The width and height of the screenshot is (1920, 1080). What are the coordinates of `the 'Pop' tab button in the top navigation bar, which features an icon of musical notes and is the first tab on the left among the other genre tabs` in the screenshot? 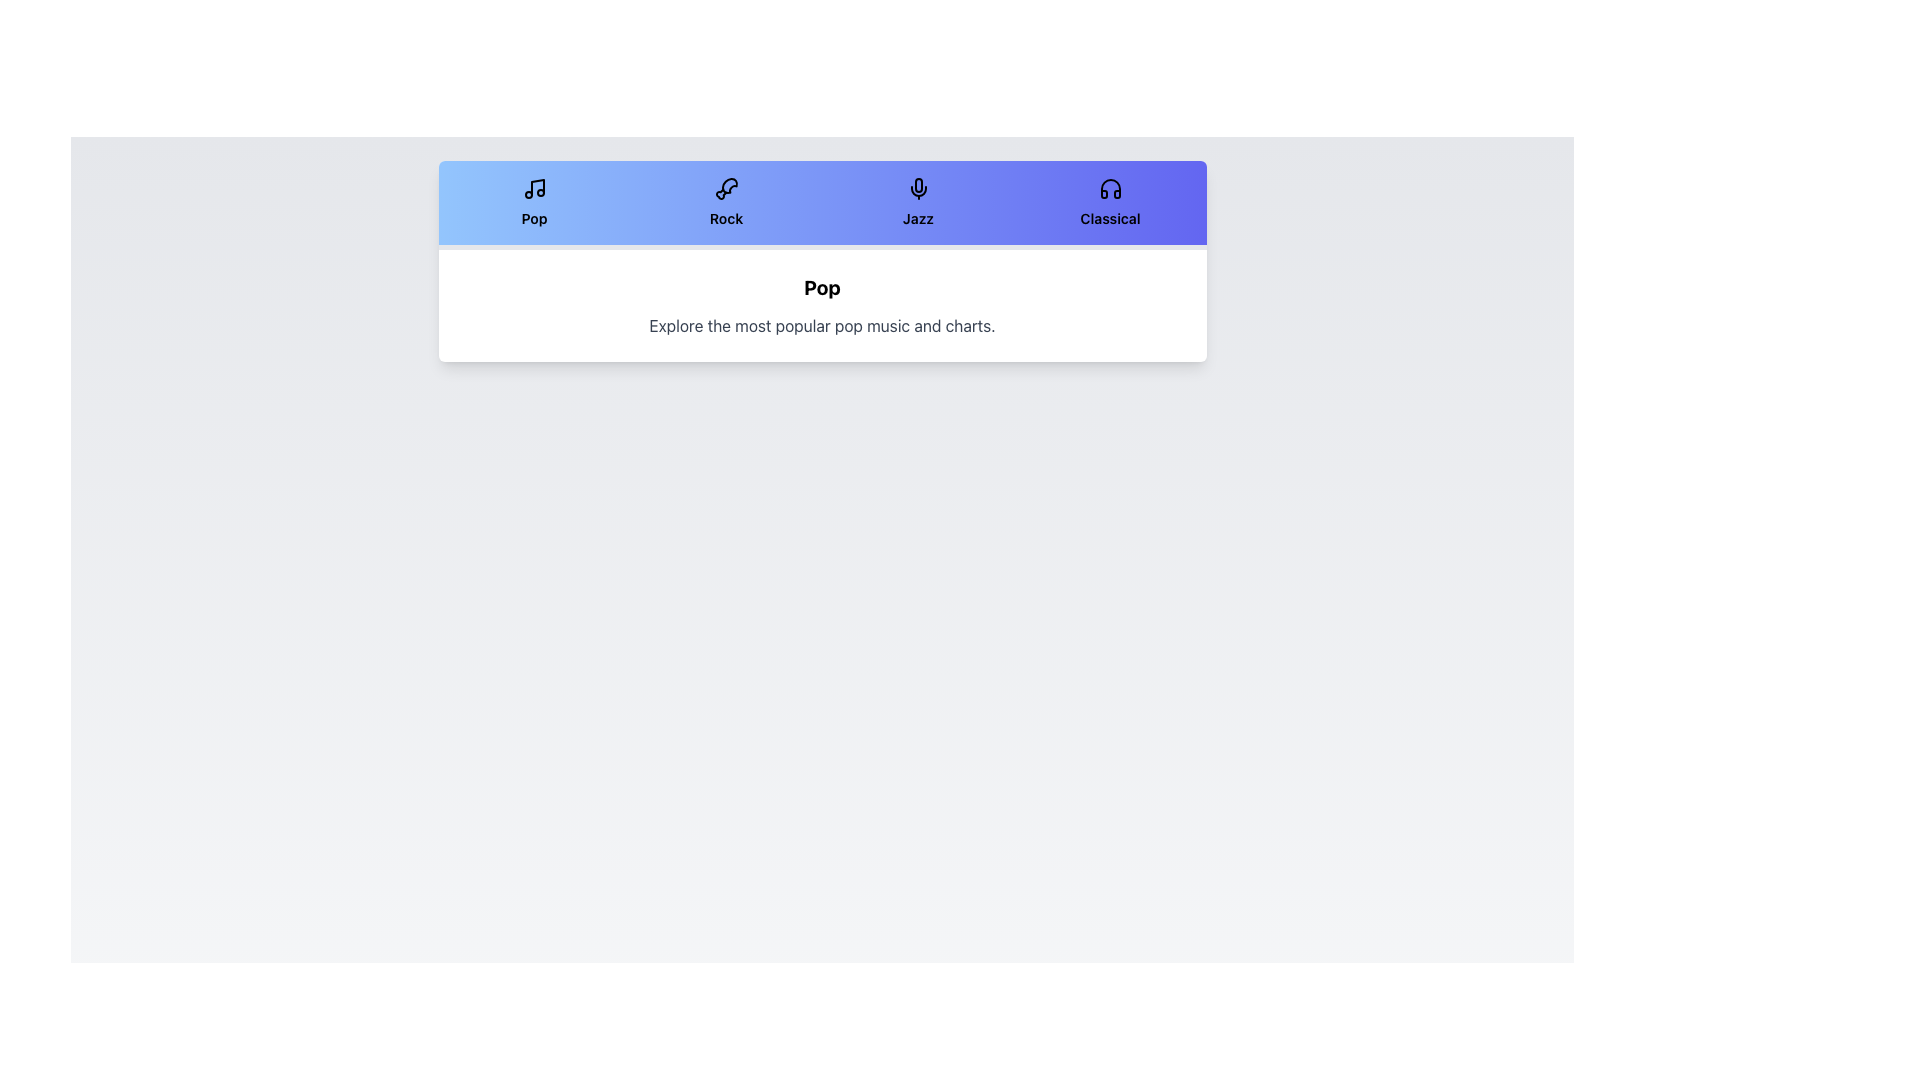 It's located at (534, 203).